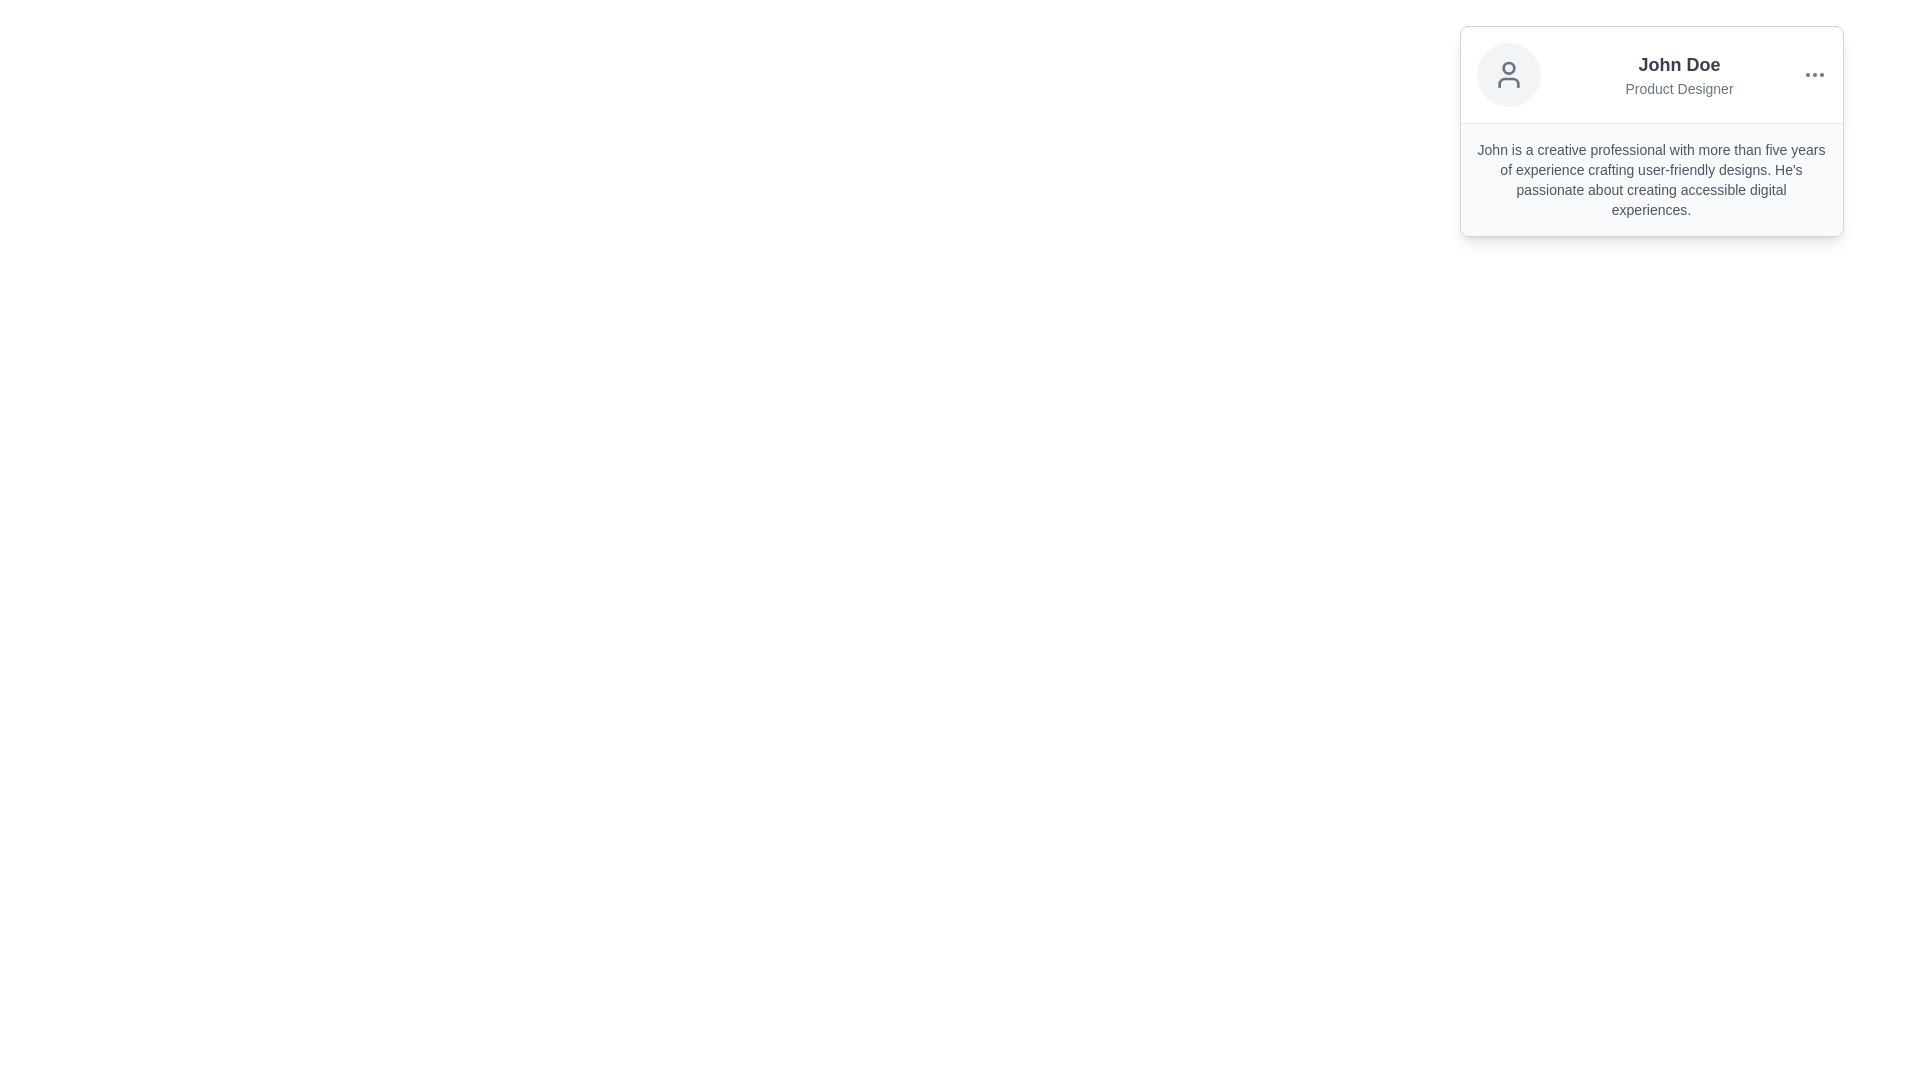  I want to click on the text, so click(1651, 73).